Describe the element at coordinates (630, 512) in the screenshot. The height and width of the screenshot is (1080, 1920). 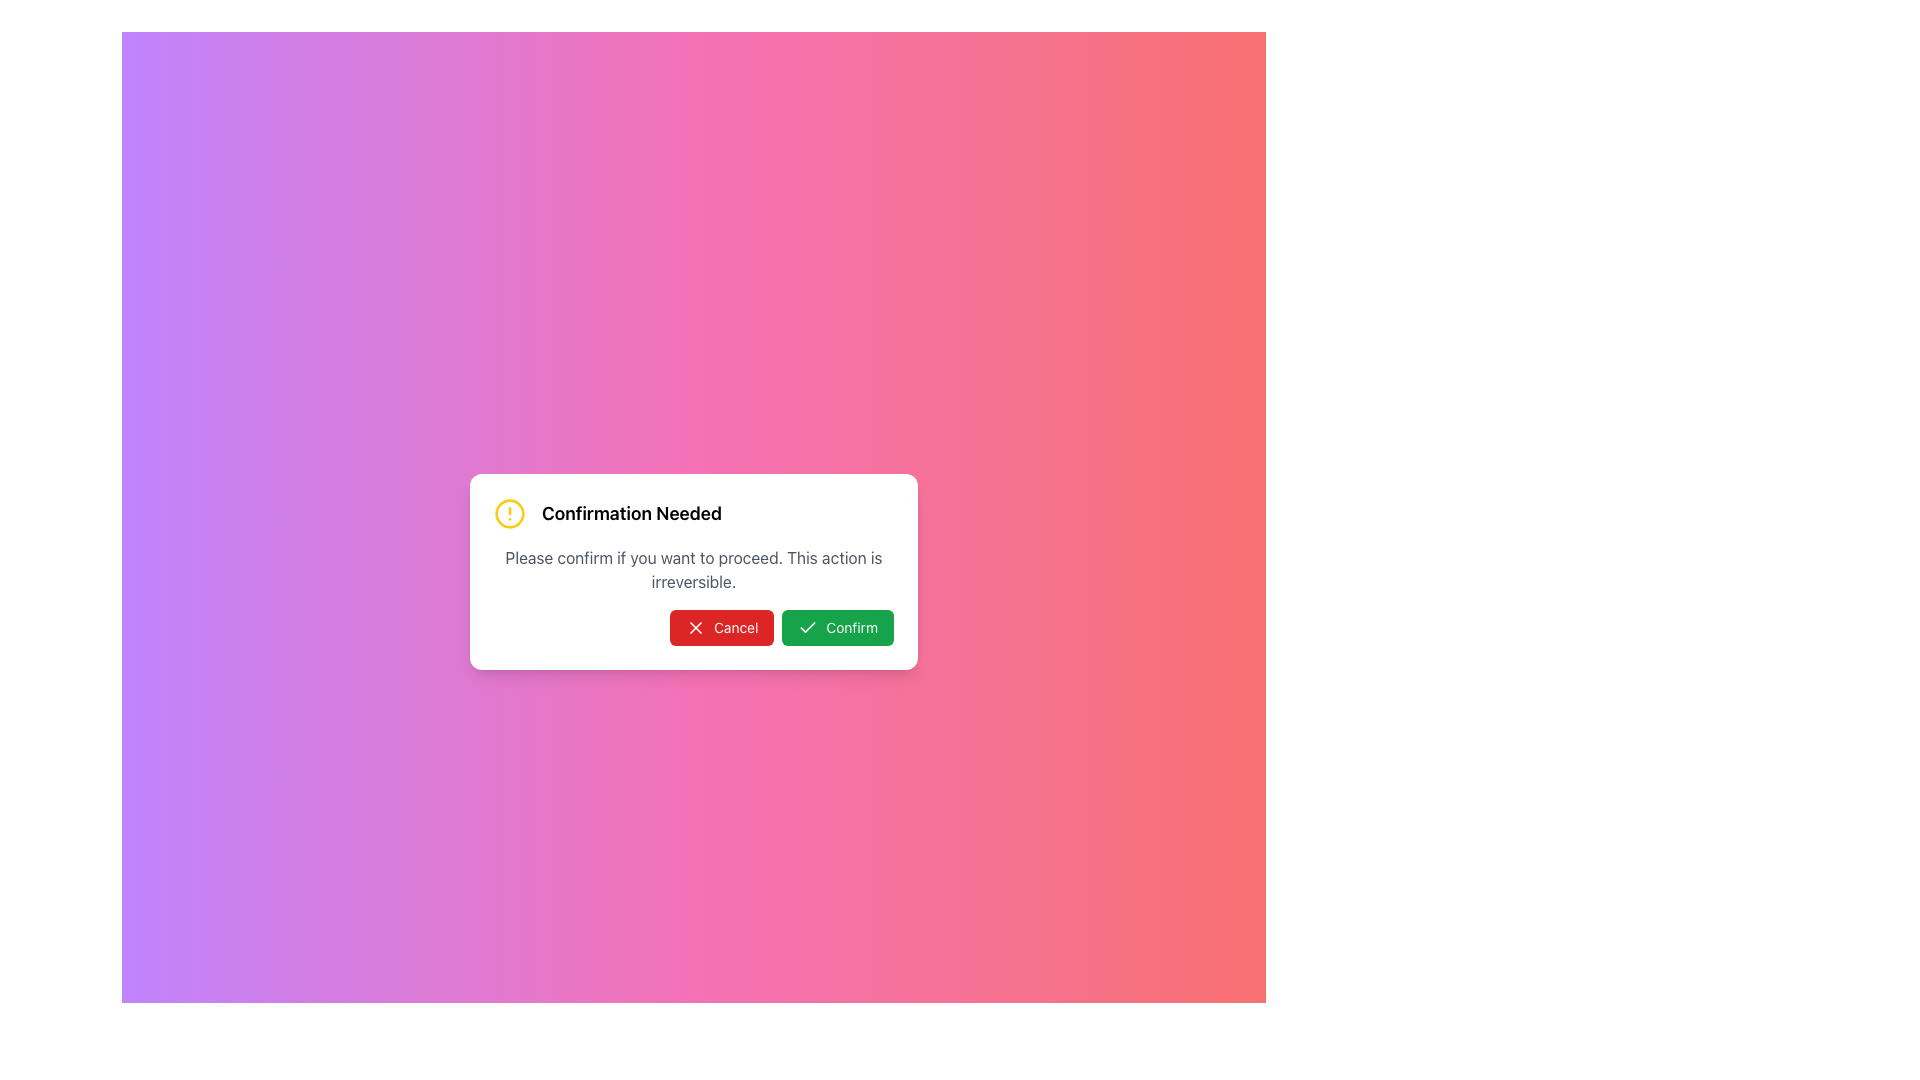
I see `bold and sizeable text stating 'Confirmation Needed' which is prominently displayed in a dialogue box` at that location.